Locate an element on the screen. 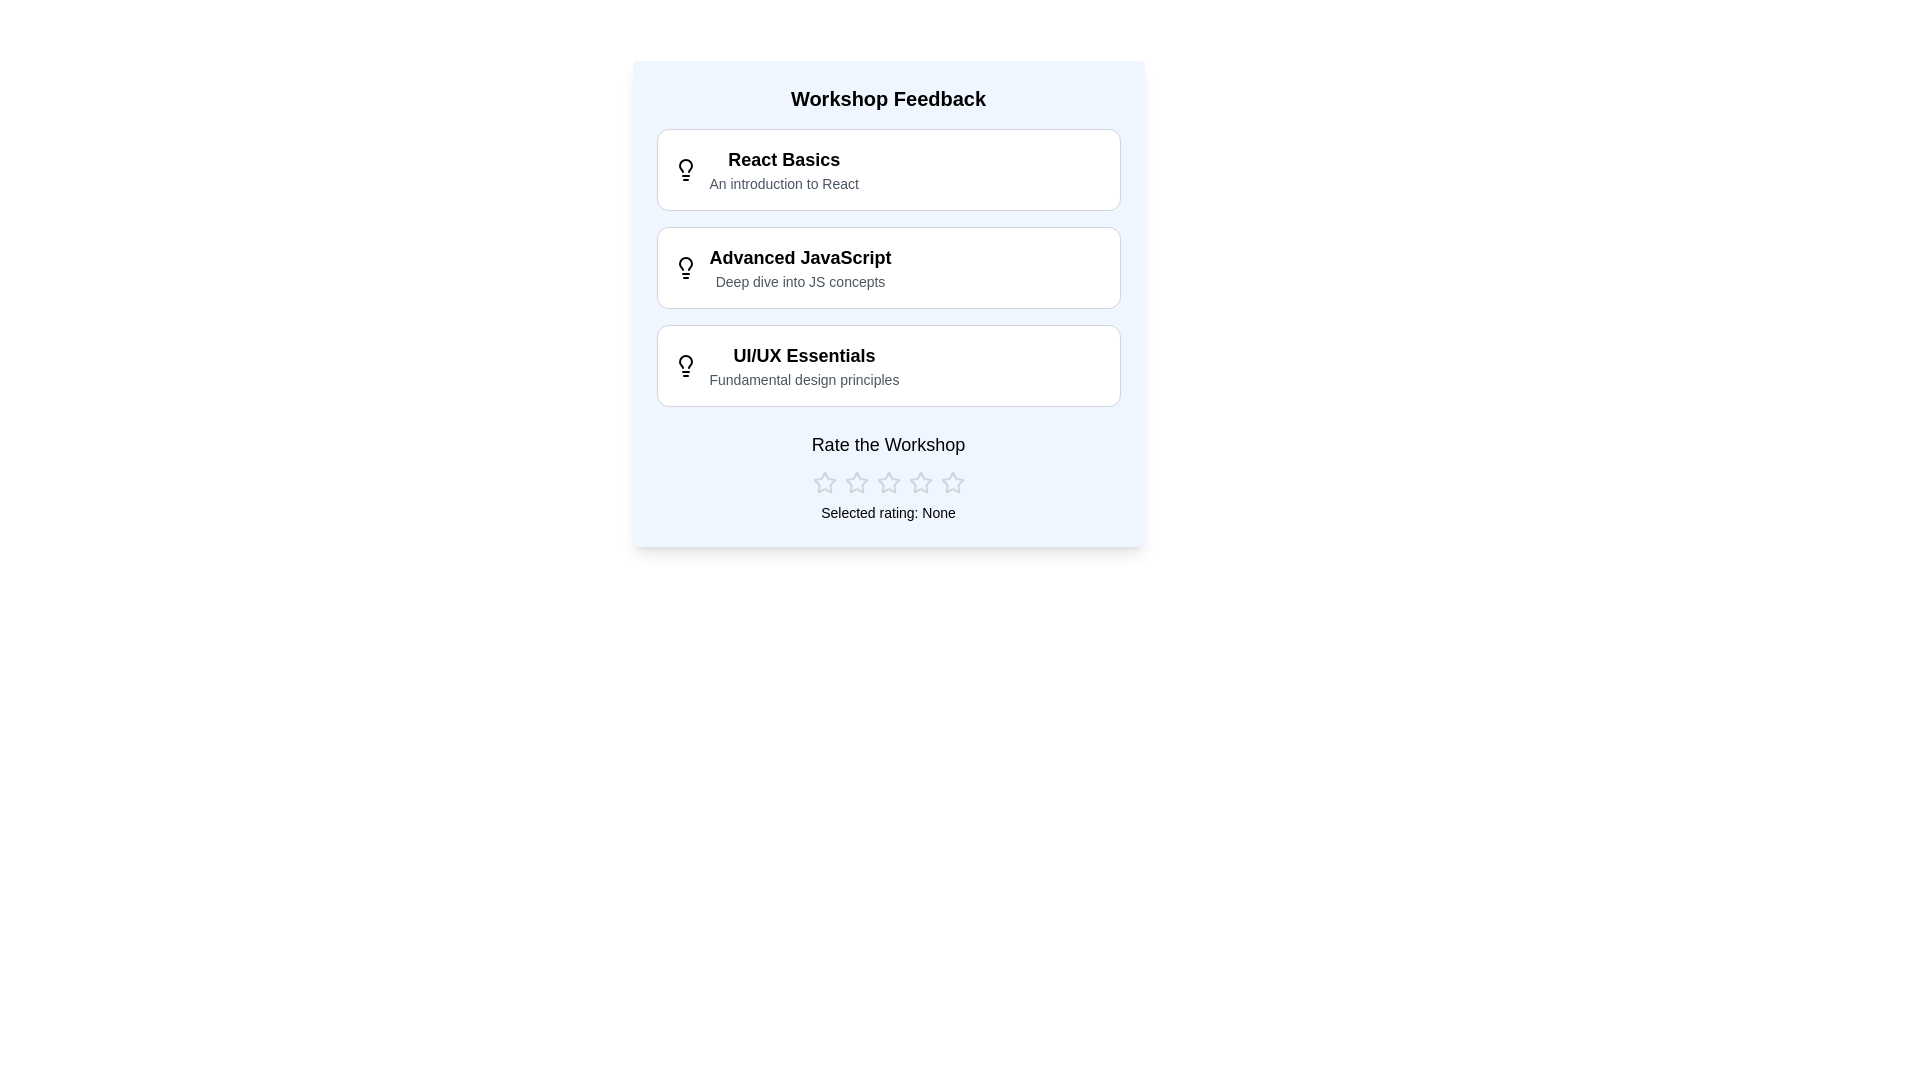 Image resolution: width=1920 pixels, height=1080 pixels. the Text label or heading that serves as the title for the workshop topic, which is located at the top of a vertical list and is paired with a description below it that reads 'An introduction to React' is located at coordinates (783, 158).